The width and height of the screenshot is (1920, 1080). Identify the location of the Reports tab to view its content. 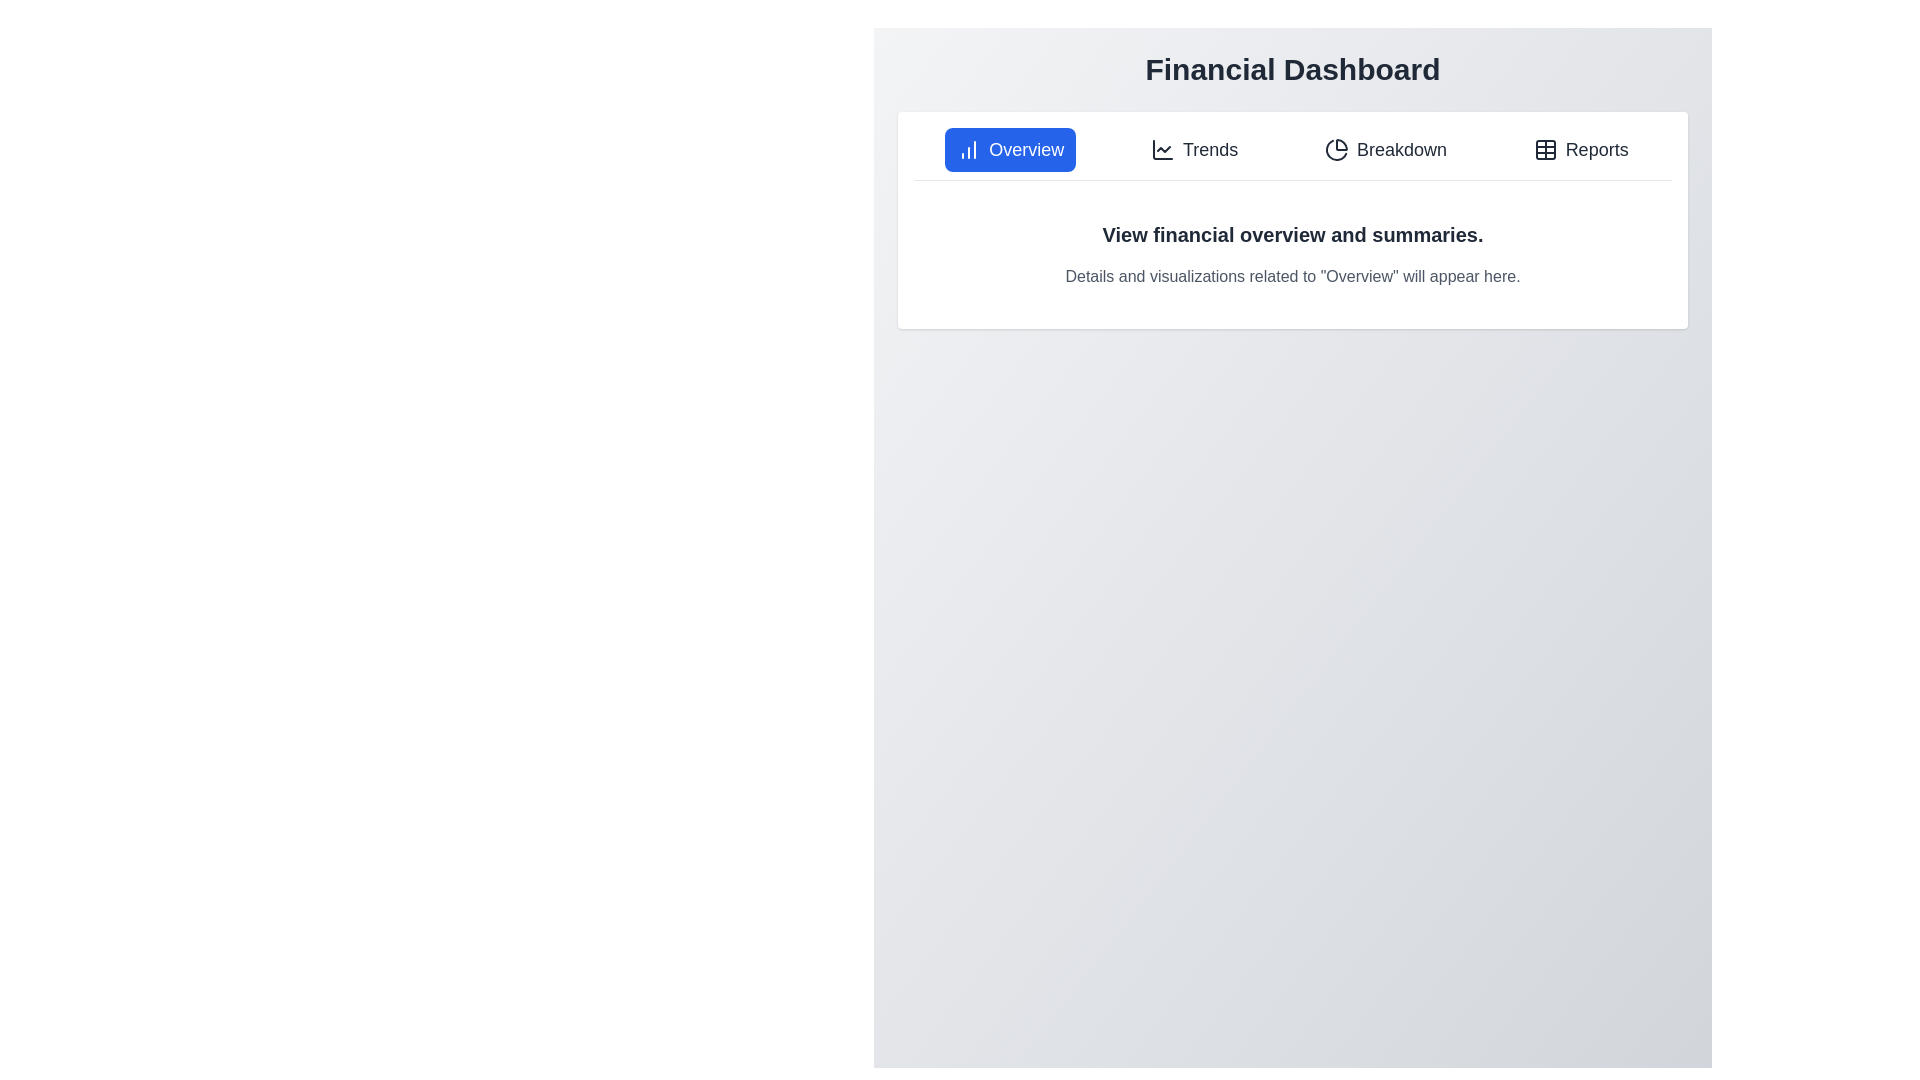
(1580, 149).